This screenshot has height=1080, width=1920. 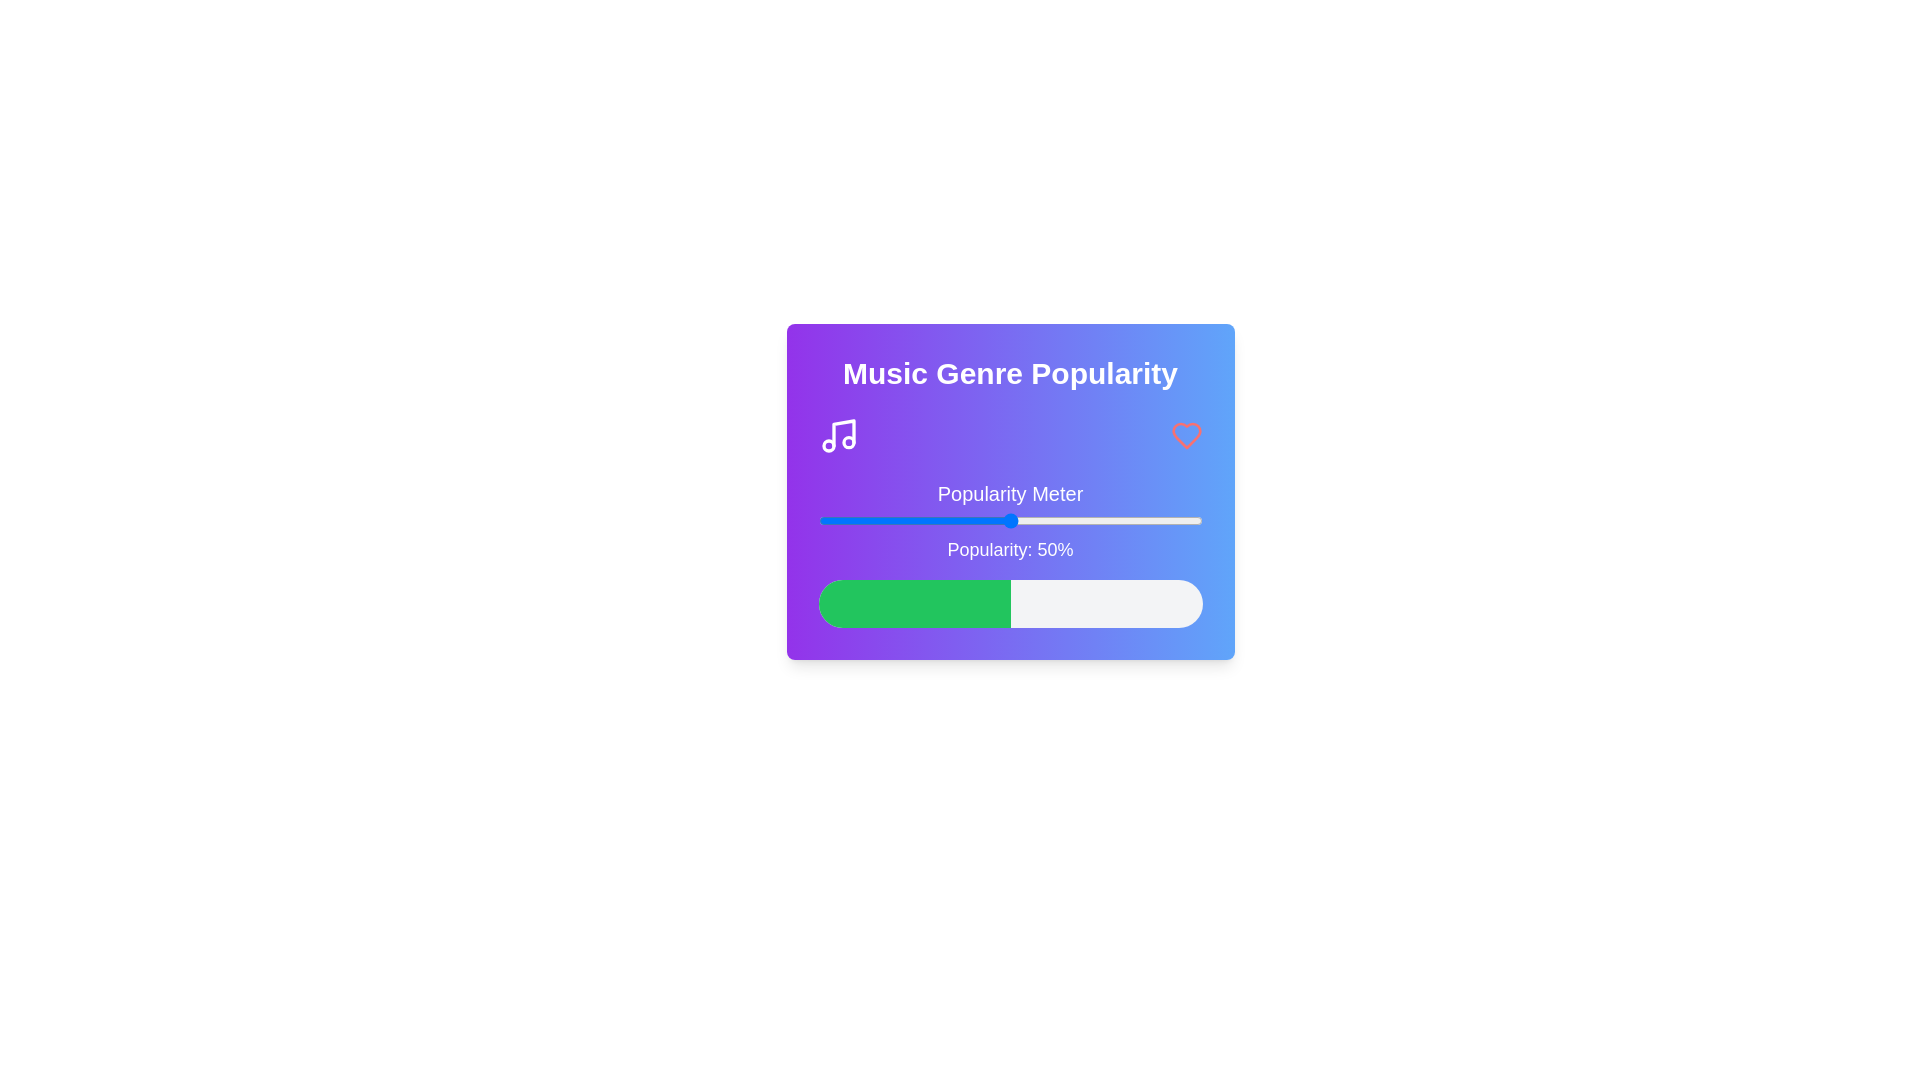 What do you see at coordinates (1183, 519) in the screenshot?
I see `the popularity slider to 95%` at bounding box center [1183, 519].